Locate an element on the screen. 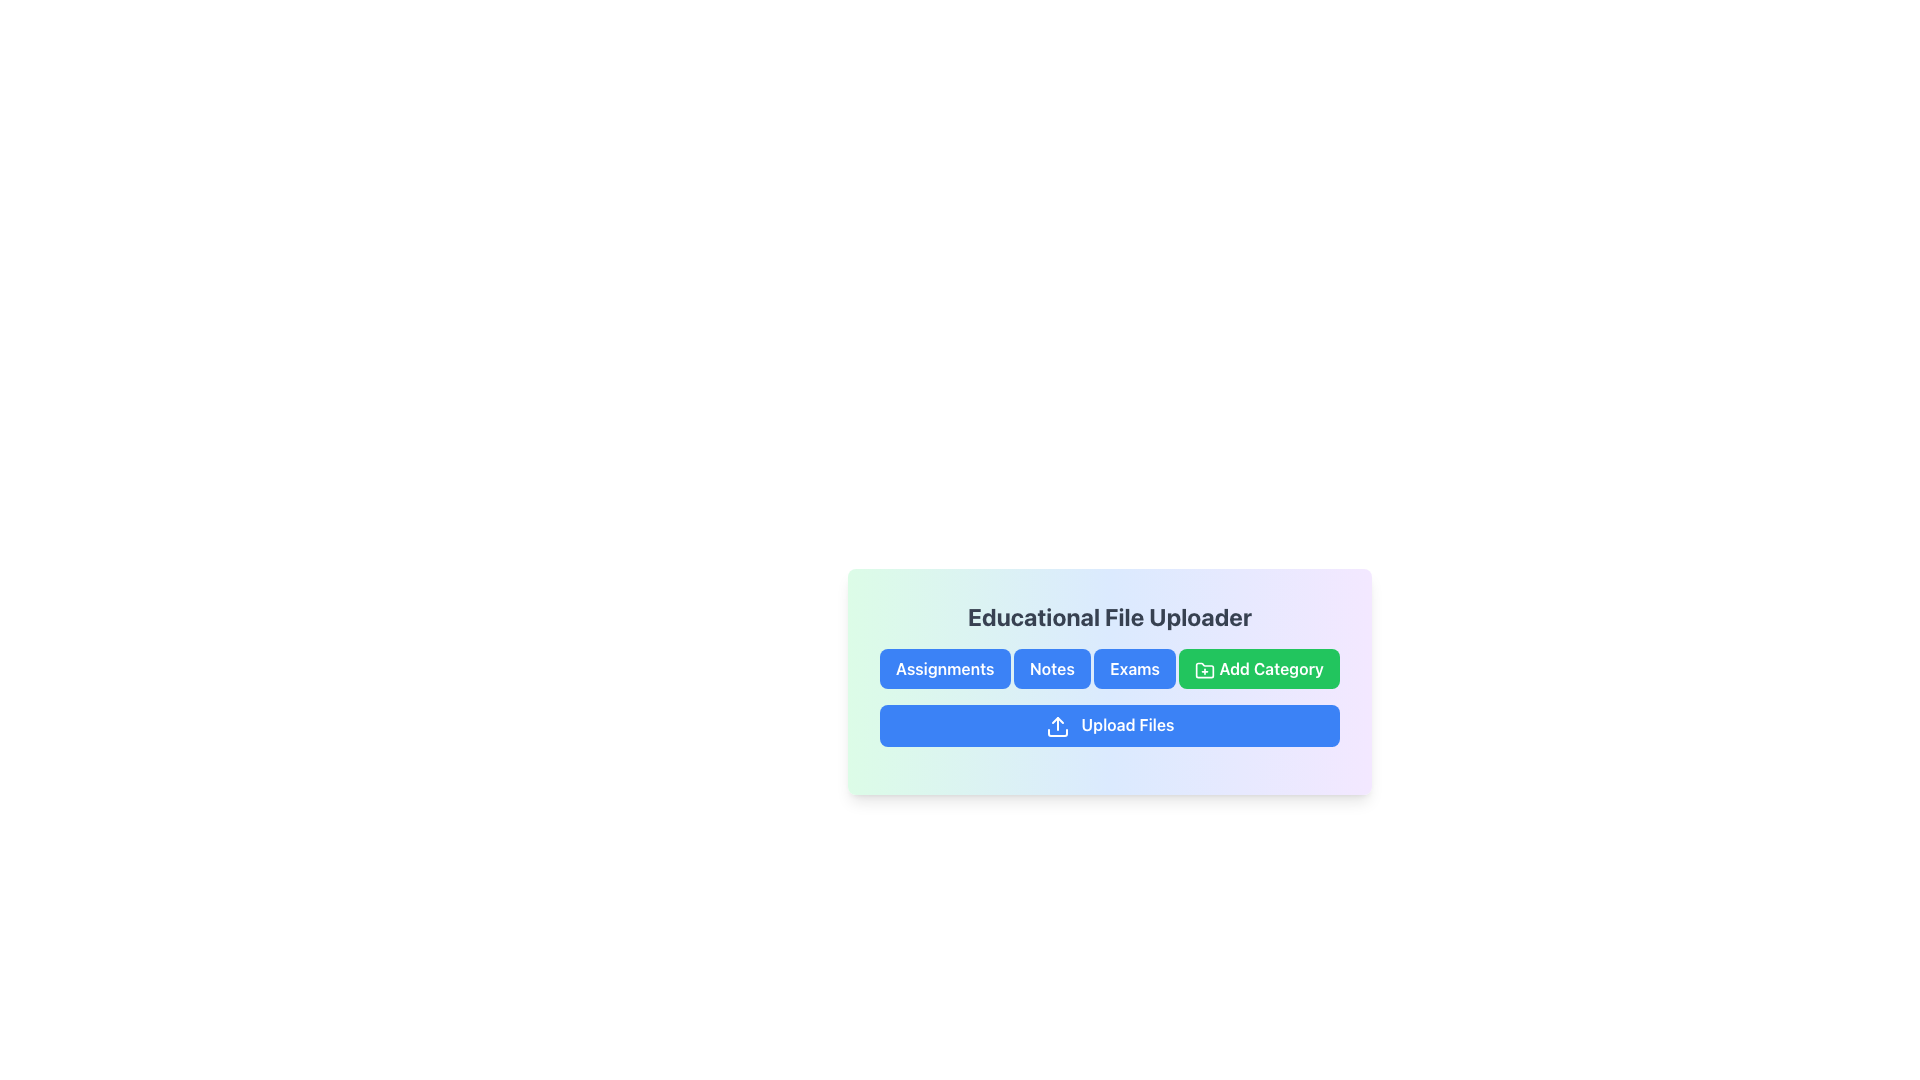  the upload files icon located to the left of the 'Upload Files' text within the 'Upload Files' button component under the 'Educational File Uploader' heading is located at coordinates (1056, 726).